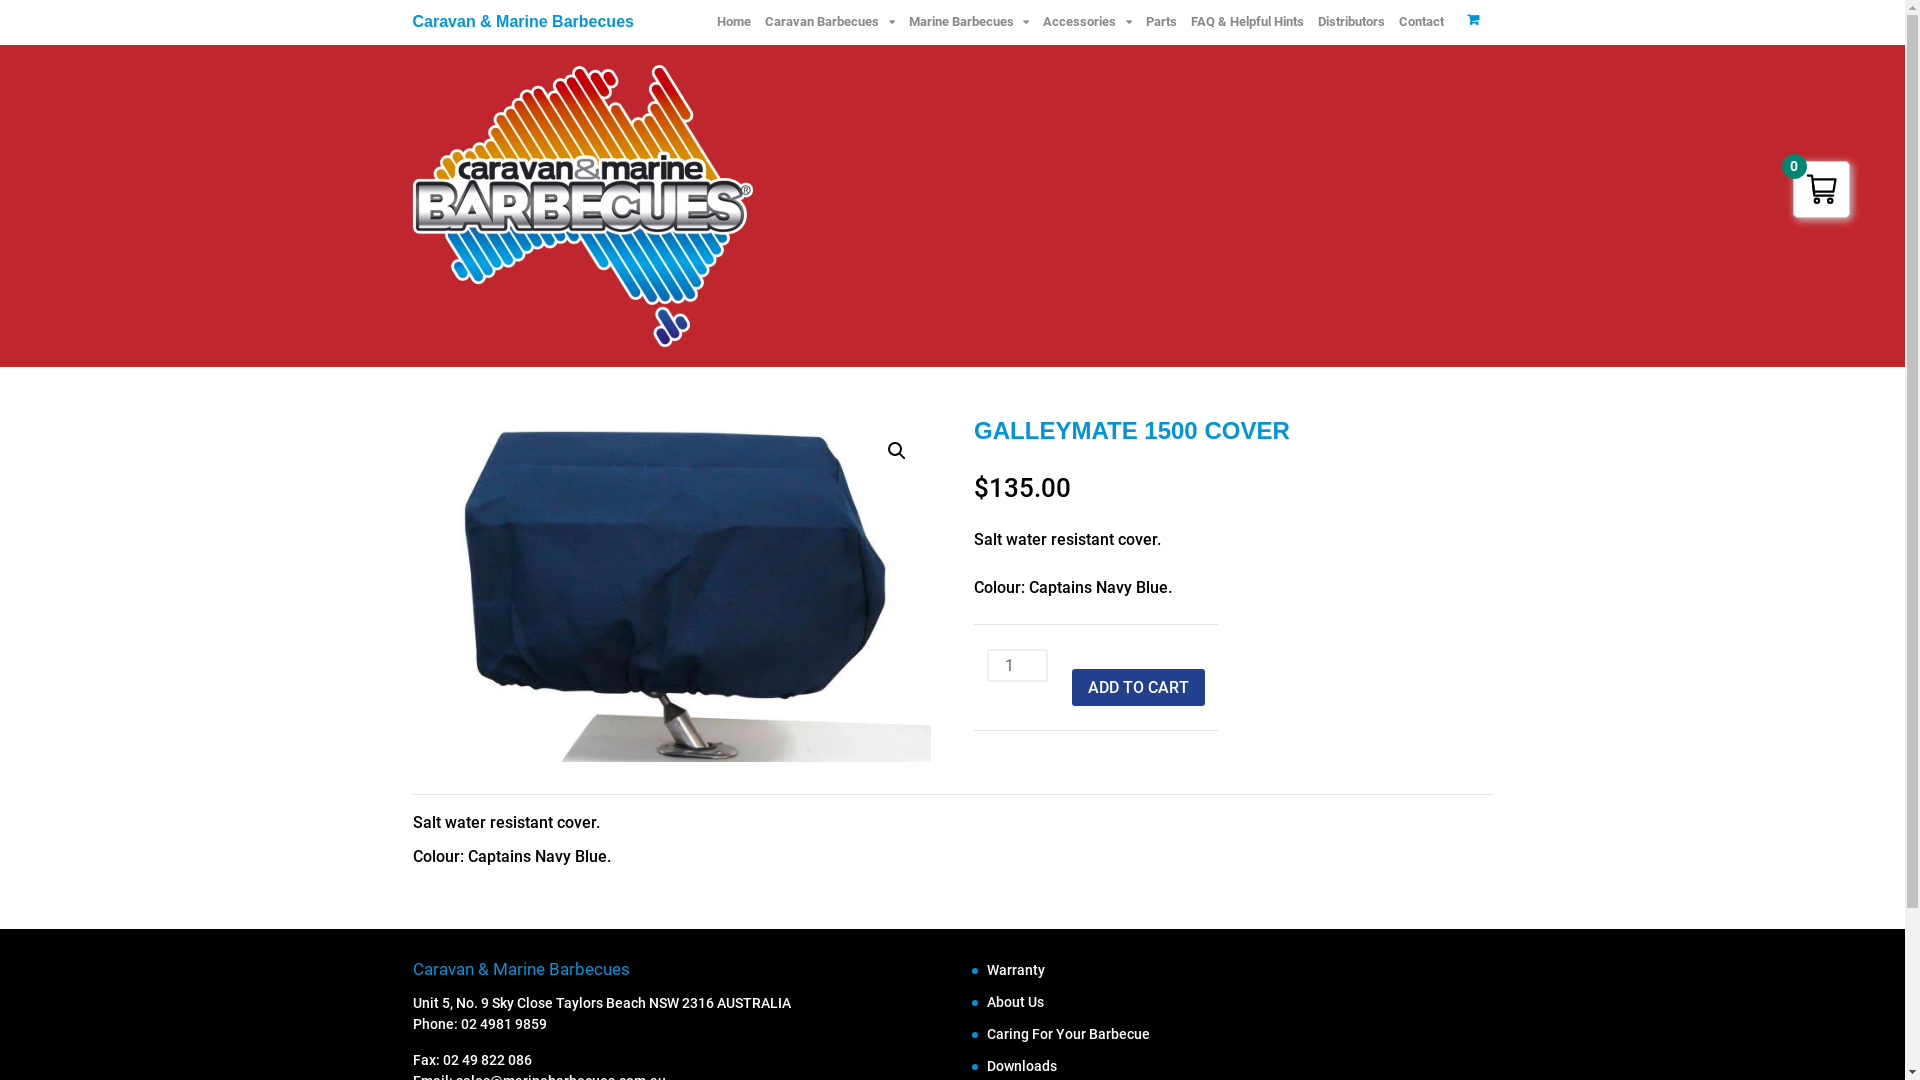 The image size is (1920, 1080). Describe the element at coordinates (1067, 1033) in the screenshot. I see `'Caring For Your Barbecue'` at that location.